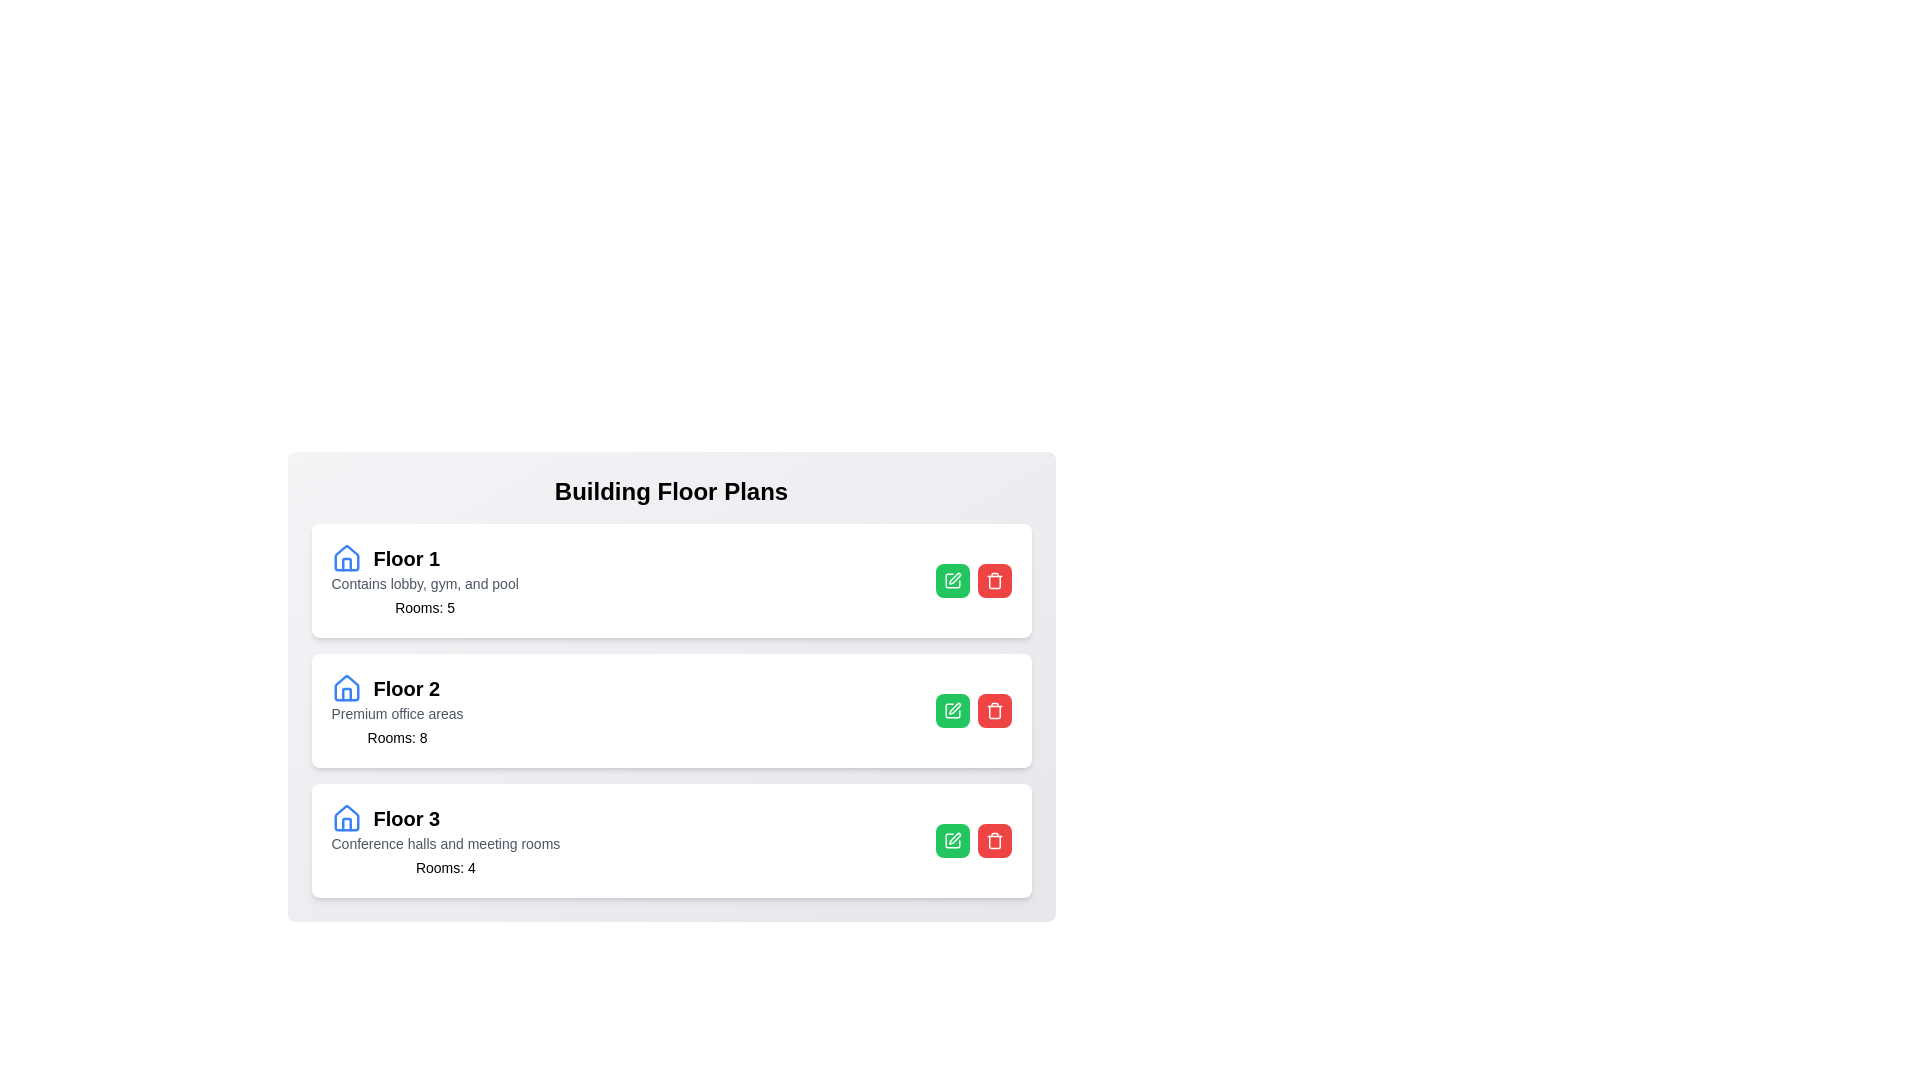 This screenshot has width=1920, height=1080. I want to click on the edit button for Floor 1, so click(951, 581).